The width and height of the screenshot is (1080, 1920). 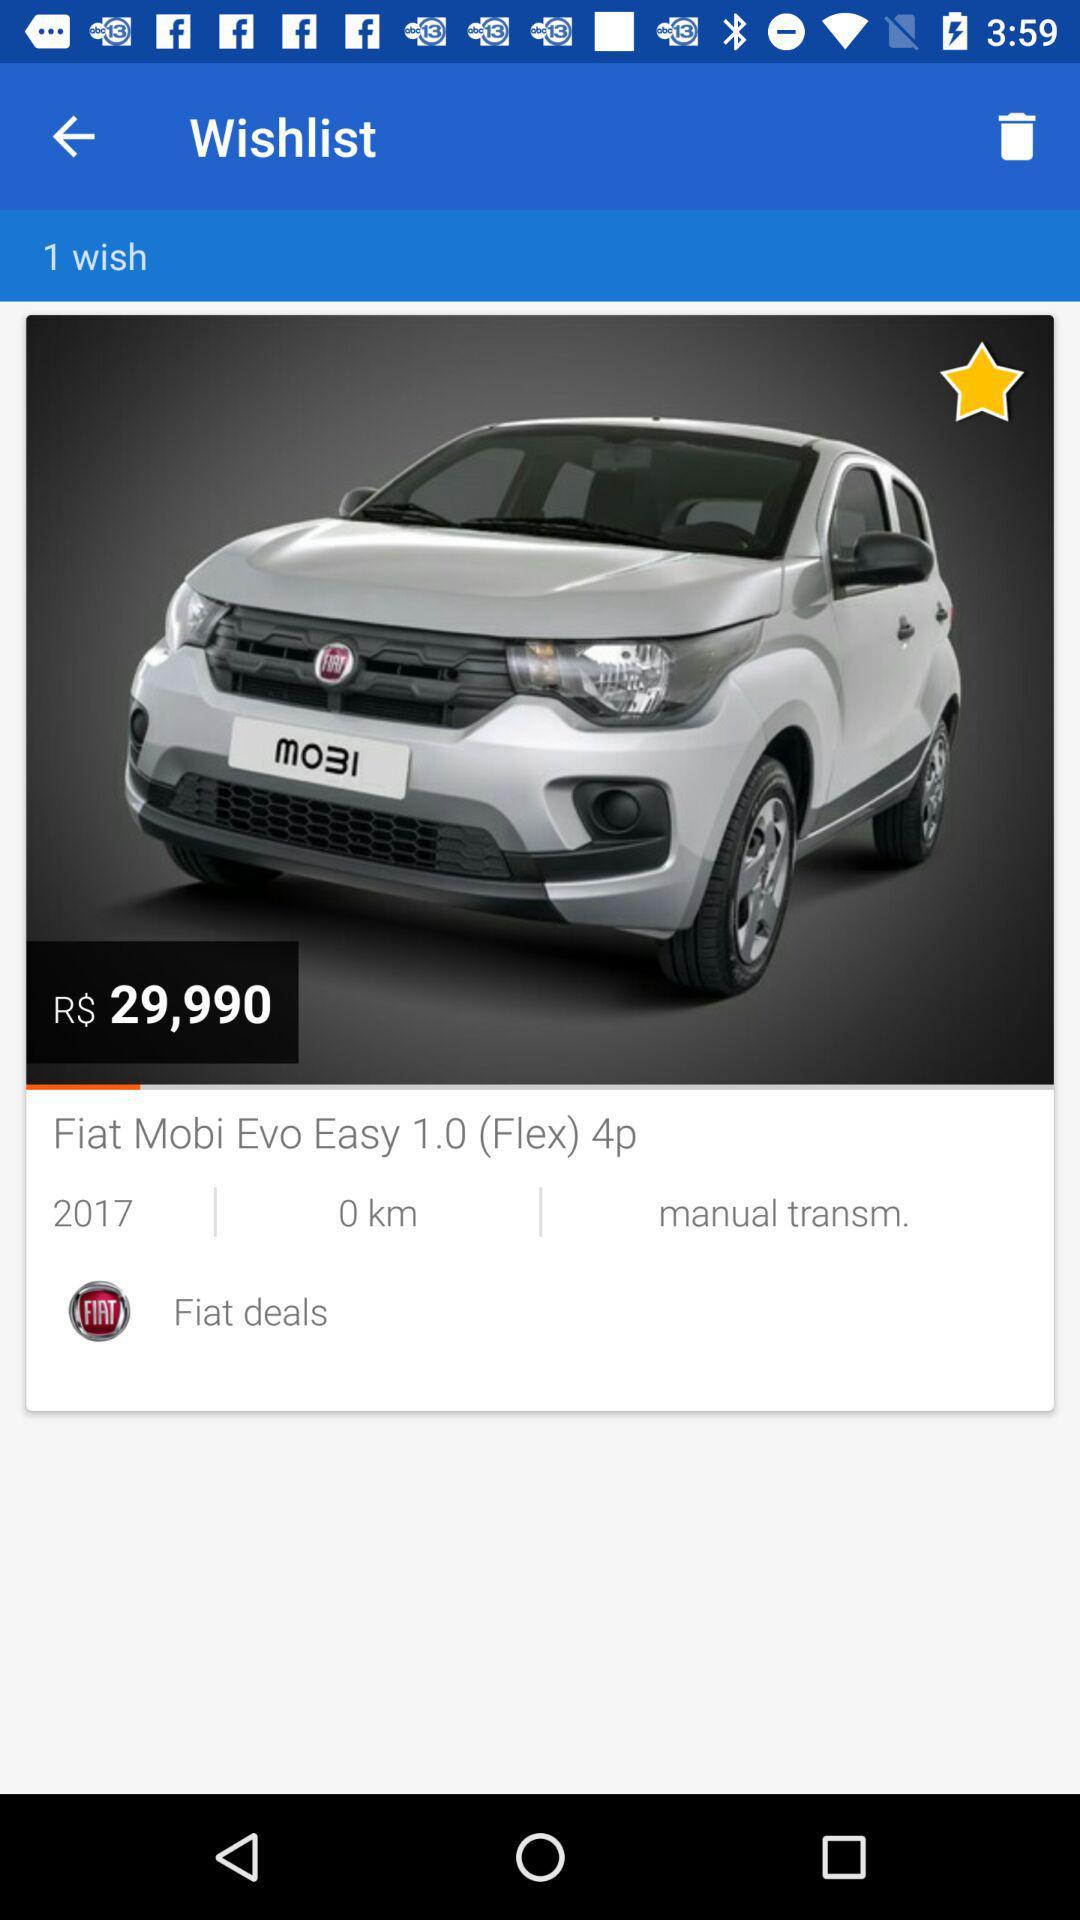 I want to click on to your wishlist, so click(x=982, y=381).